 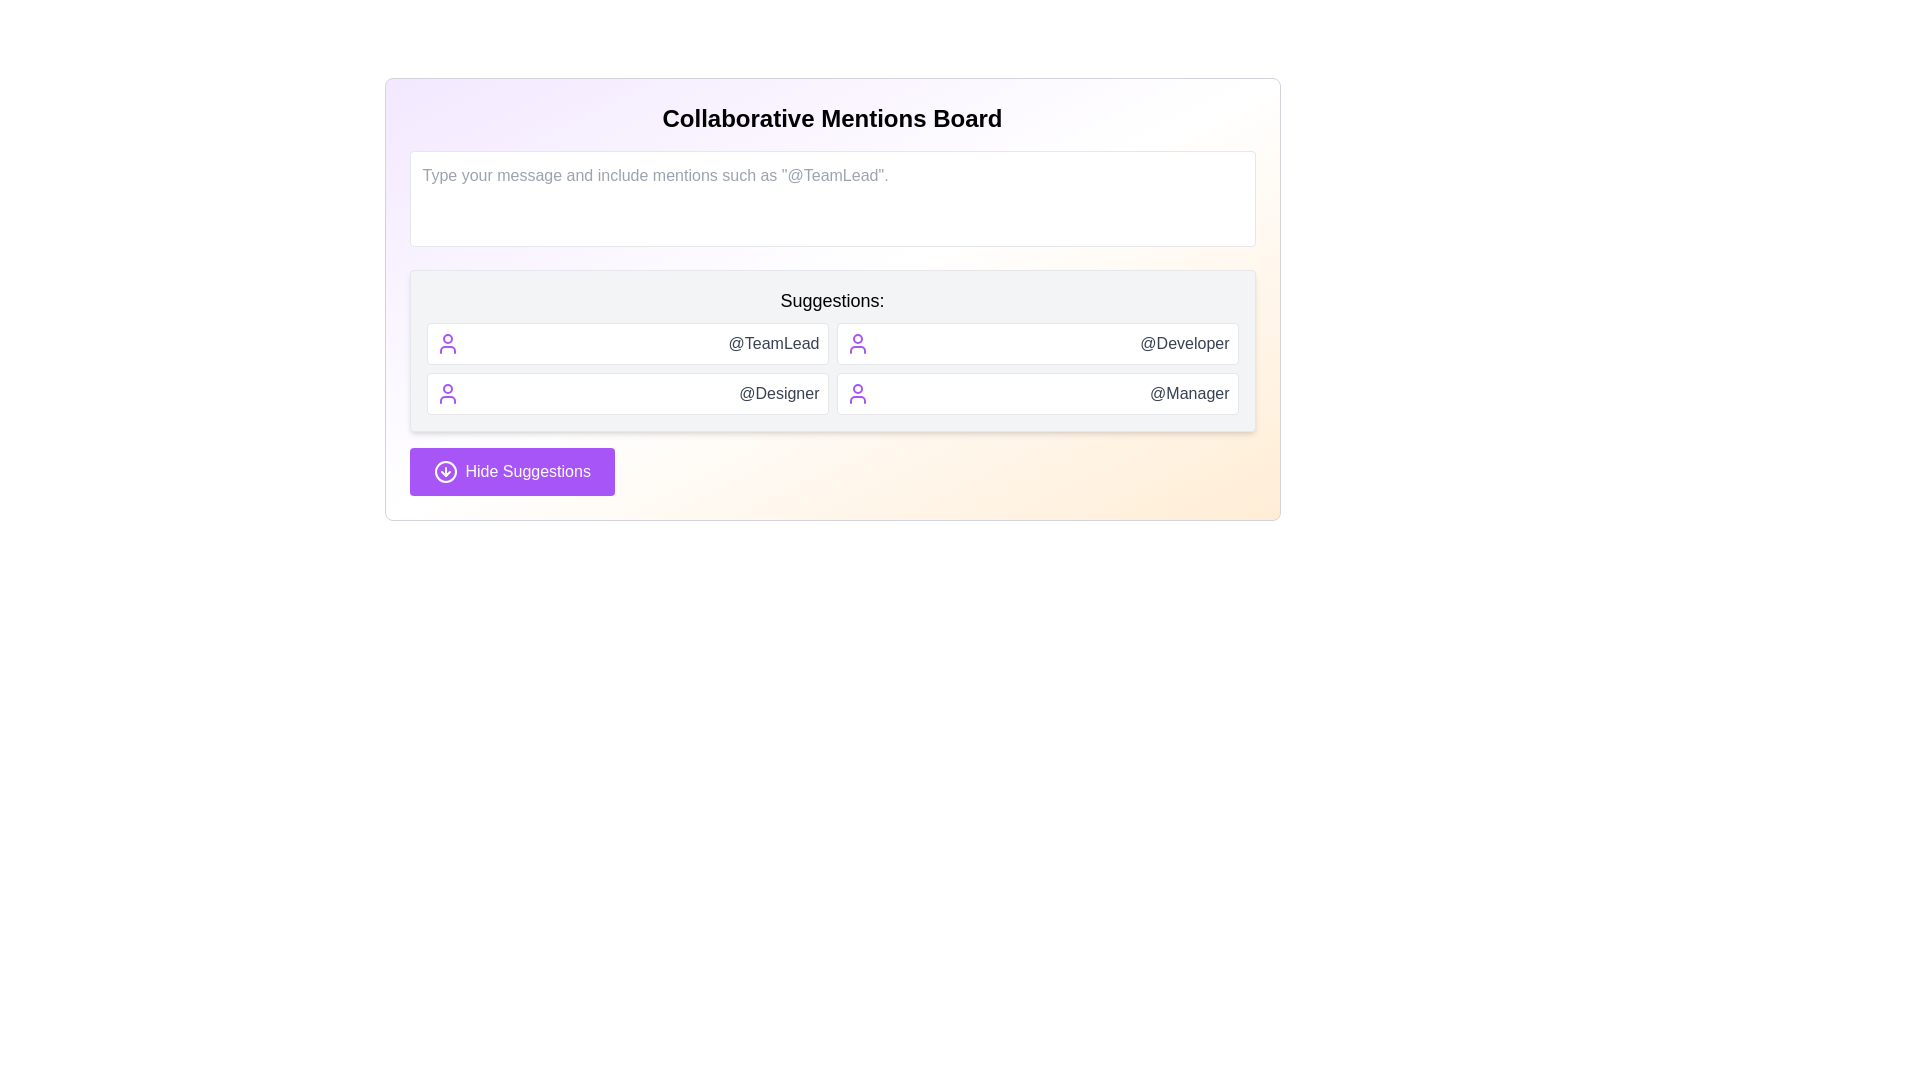 What do you see at coordinates (446, 342) in the screenshot?
I see `the user profile icon representing '@TeamLead' located in the first suggestion item of the 'Suggestions' section` at bounding box center [446, 342].